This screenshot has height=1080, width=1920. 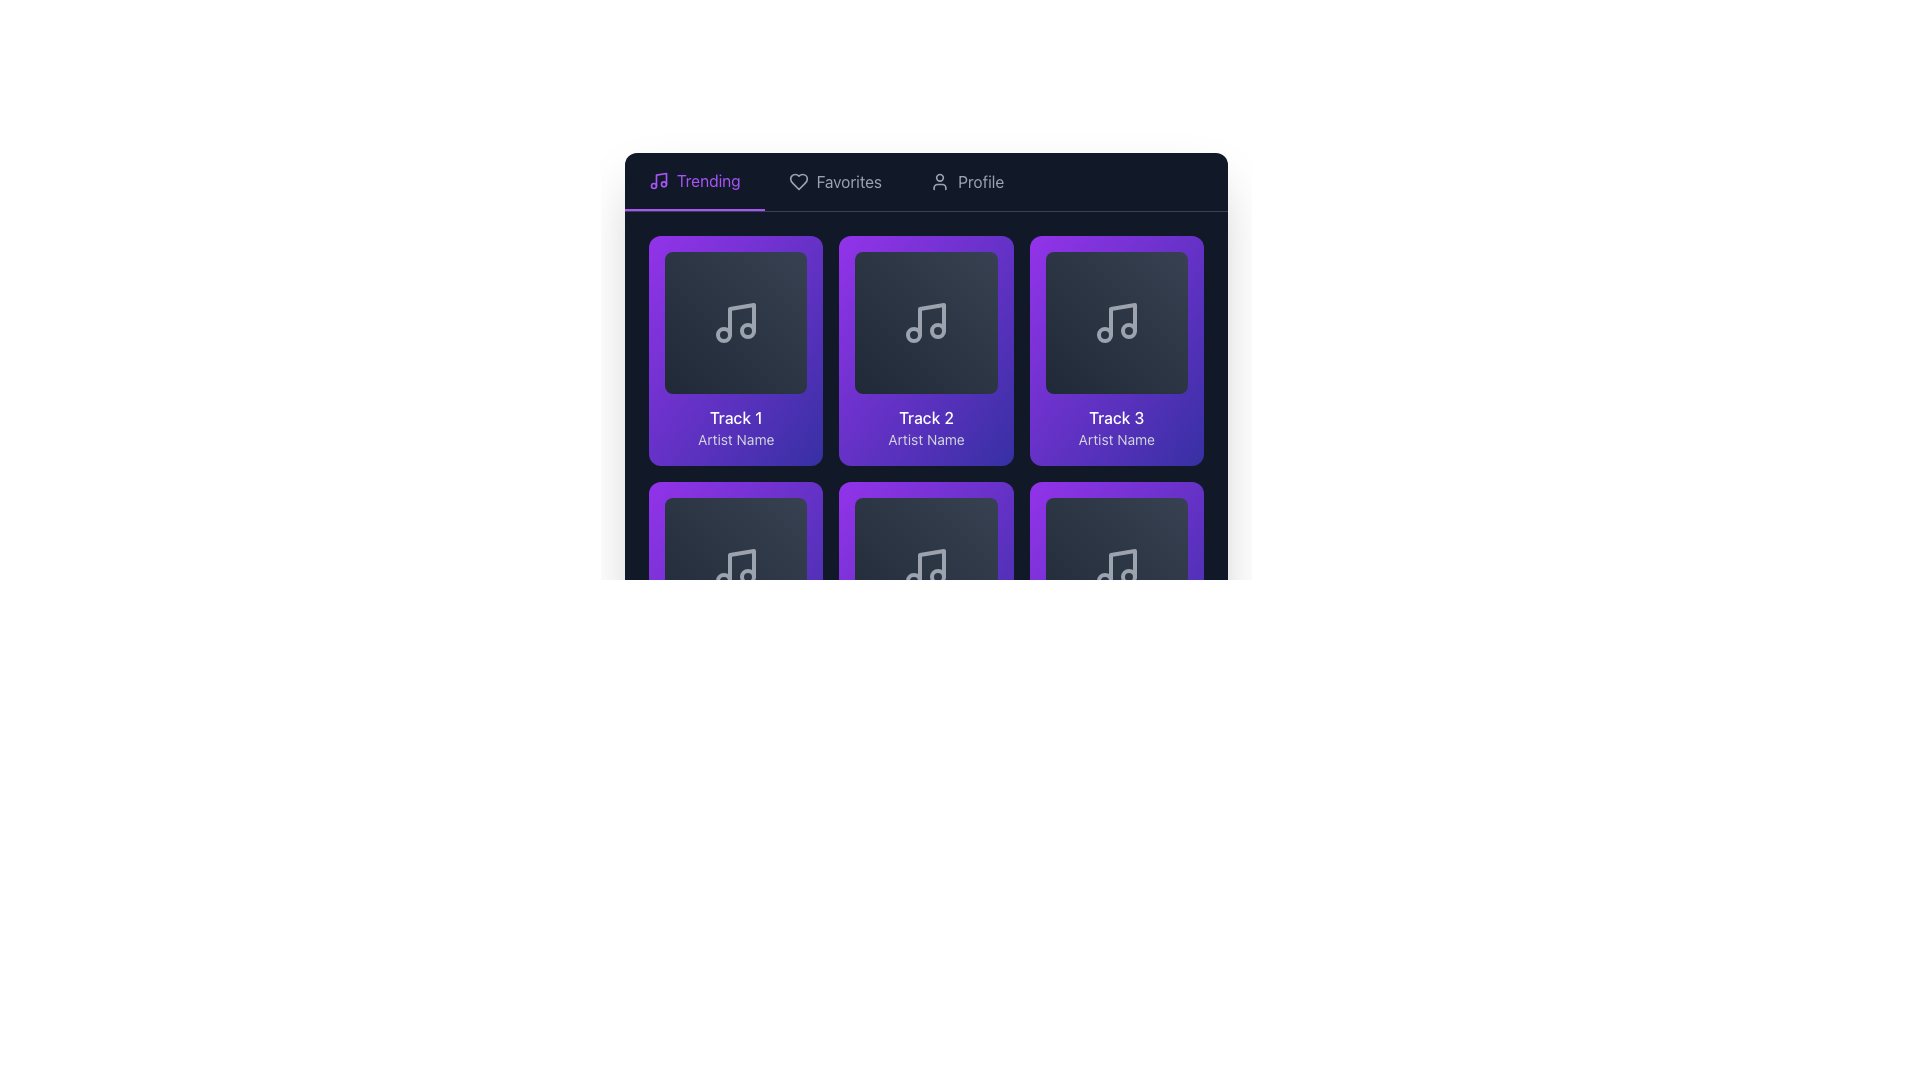 What do you see at coordinates (1115, 596) in the screenshot?
I see `the song selection card` at bounding box center [1115, 596].